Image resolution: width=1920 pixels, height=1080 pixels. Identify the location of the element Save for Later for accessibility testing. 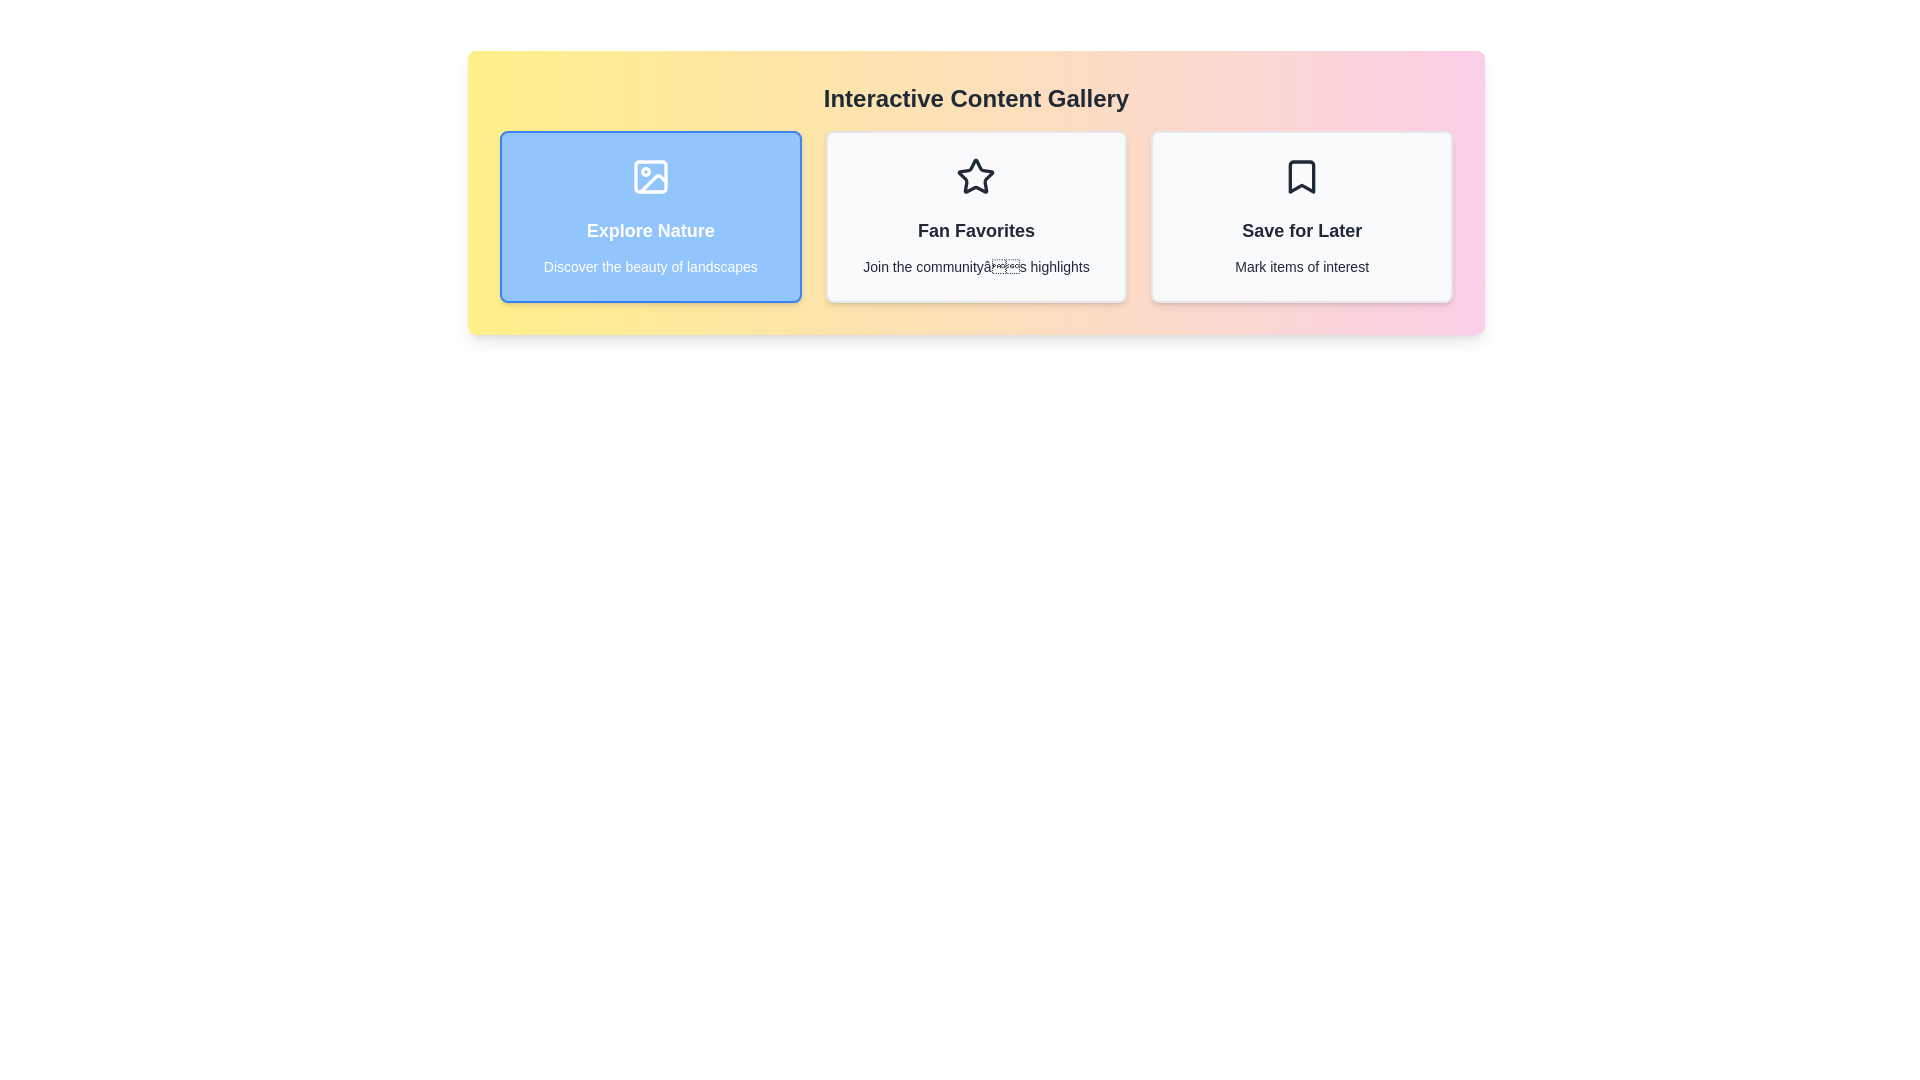
(1302, 216).